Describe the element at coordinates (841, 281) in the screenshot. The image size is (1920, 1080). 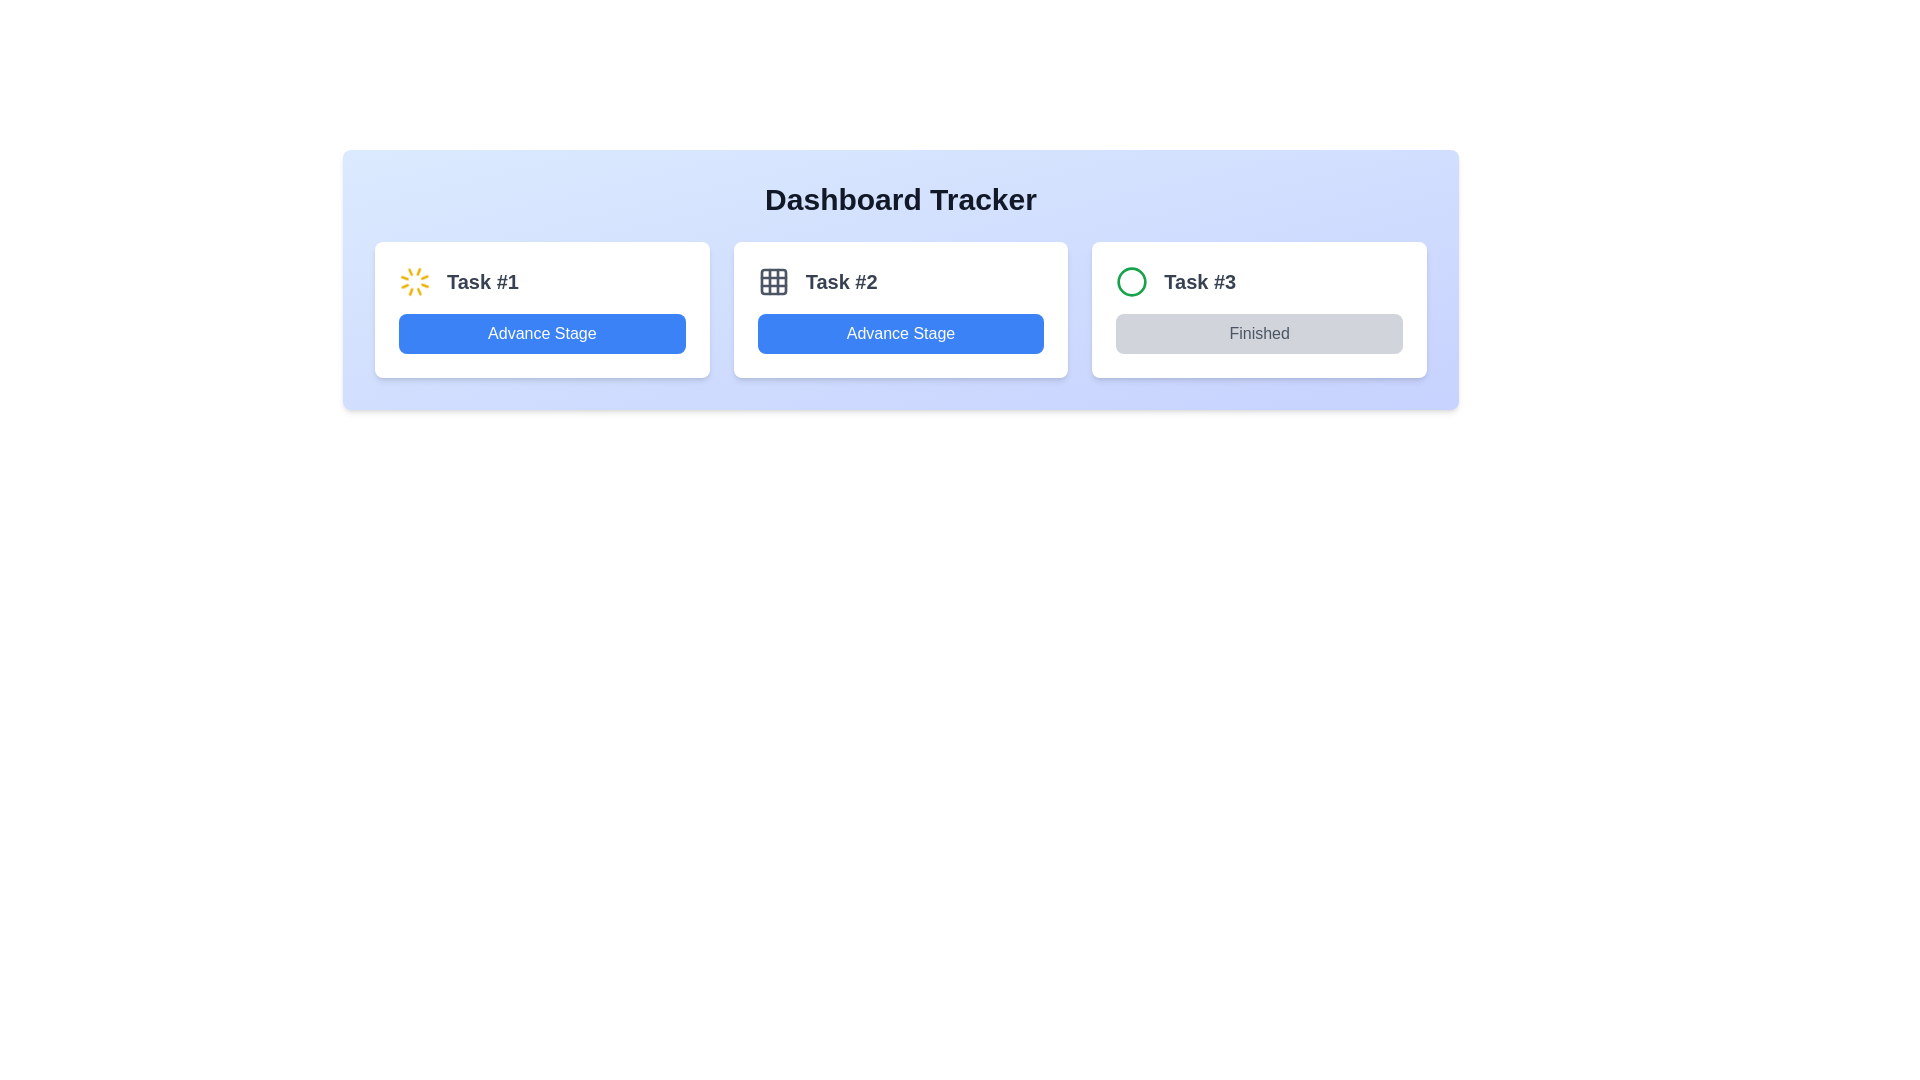
I see `the Text Label that identifies Task #2, located above the 'Advance Stage' button and to the right of the task symbol icon` at that location.